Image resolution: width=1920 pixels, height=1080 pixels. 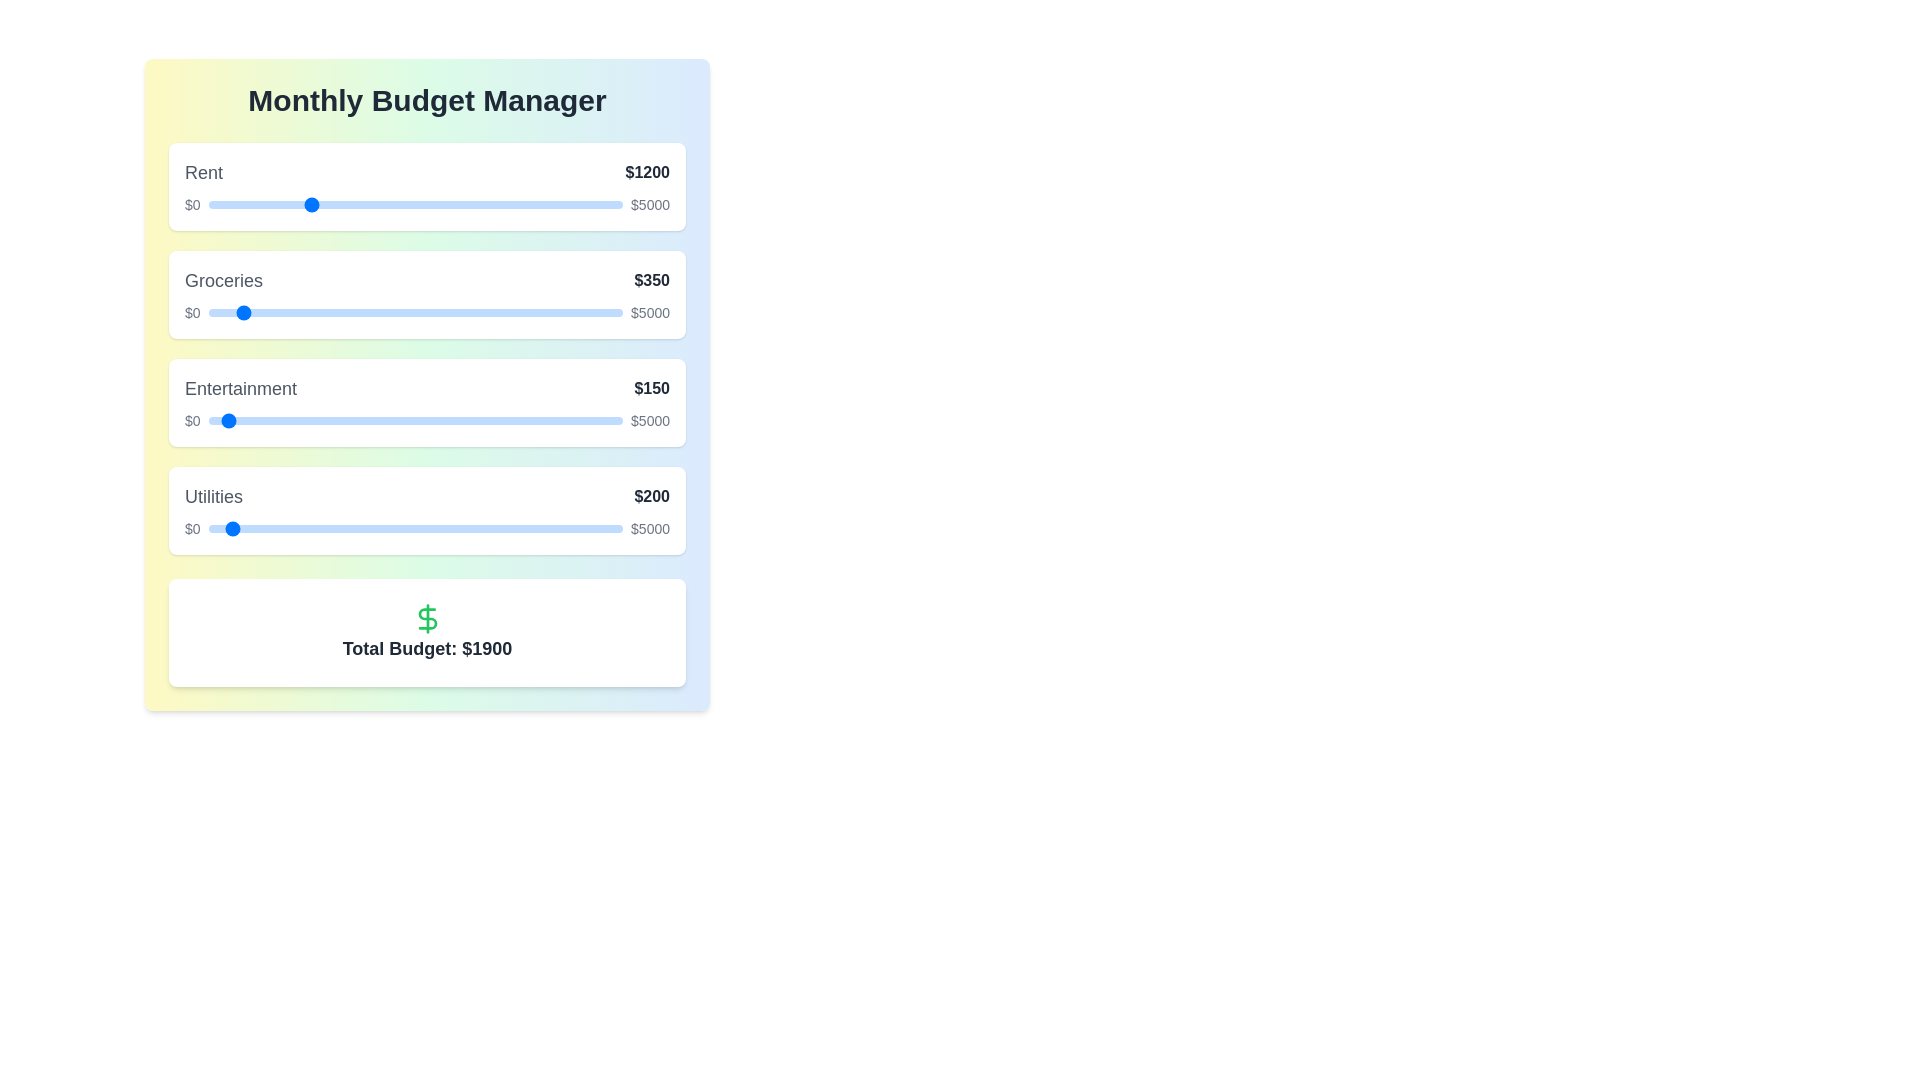 I want to click on the Entertainment budget, so click(x=312, y=419).